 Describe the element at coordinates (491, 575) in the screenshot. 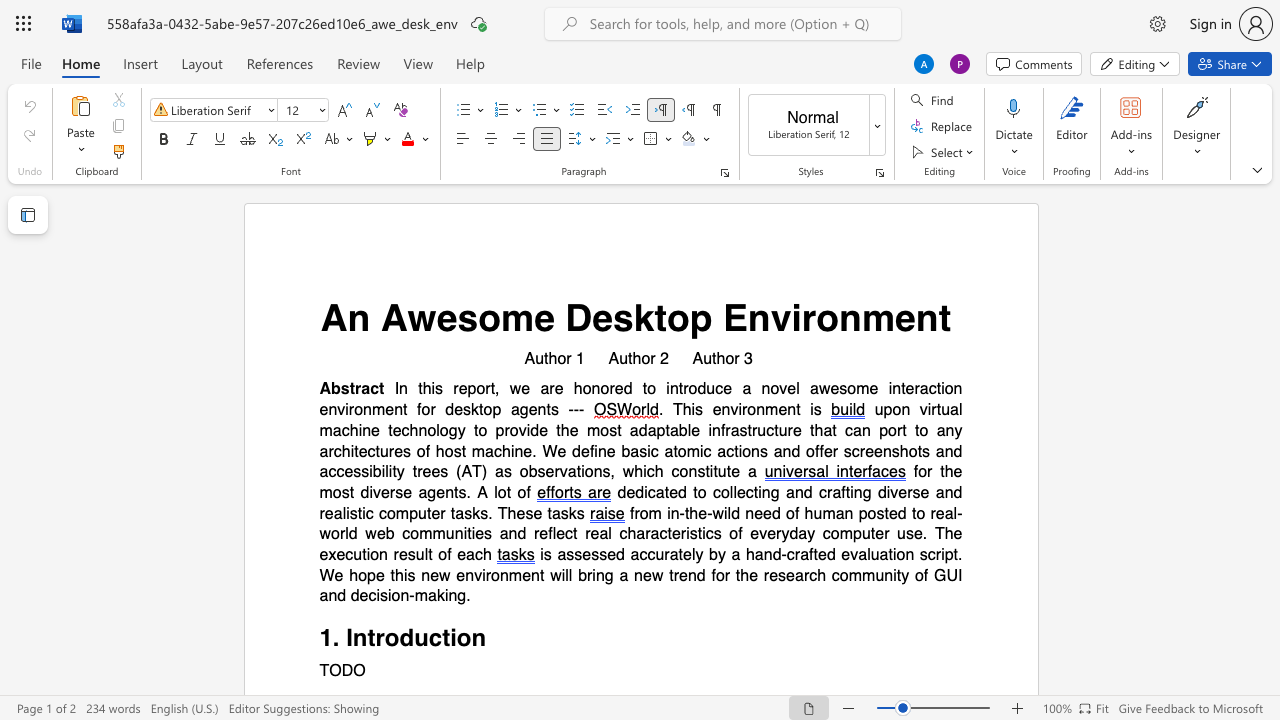

I see `the space between the continuous character "r" and "o" in the text` at that location.